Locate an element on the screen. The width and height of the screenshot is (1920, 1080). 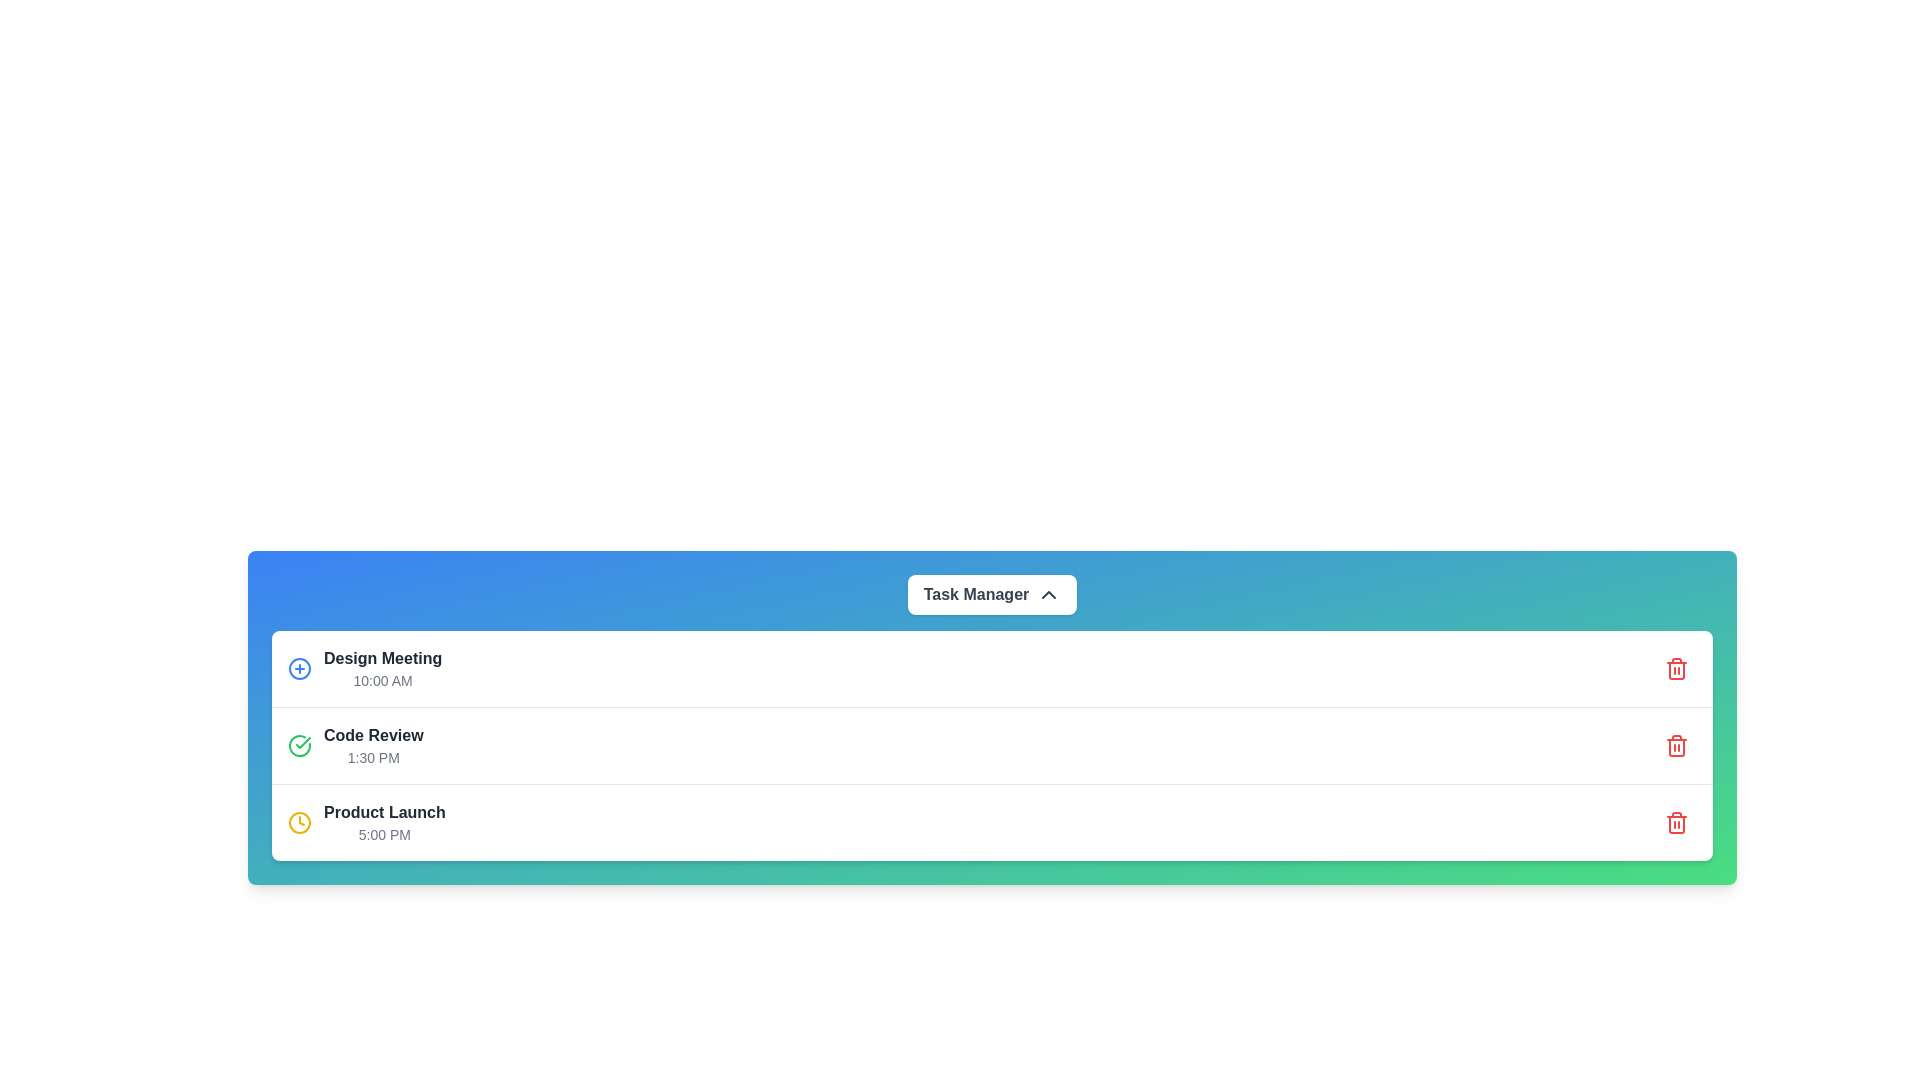
the plus icon located to the left of the text 'Design Meeting' is located at coordinates (298, 668).